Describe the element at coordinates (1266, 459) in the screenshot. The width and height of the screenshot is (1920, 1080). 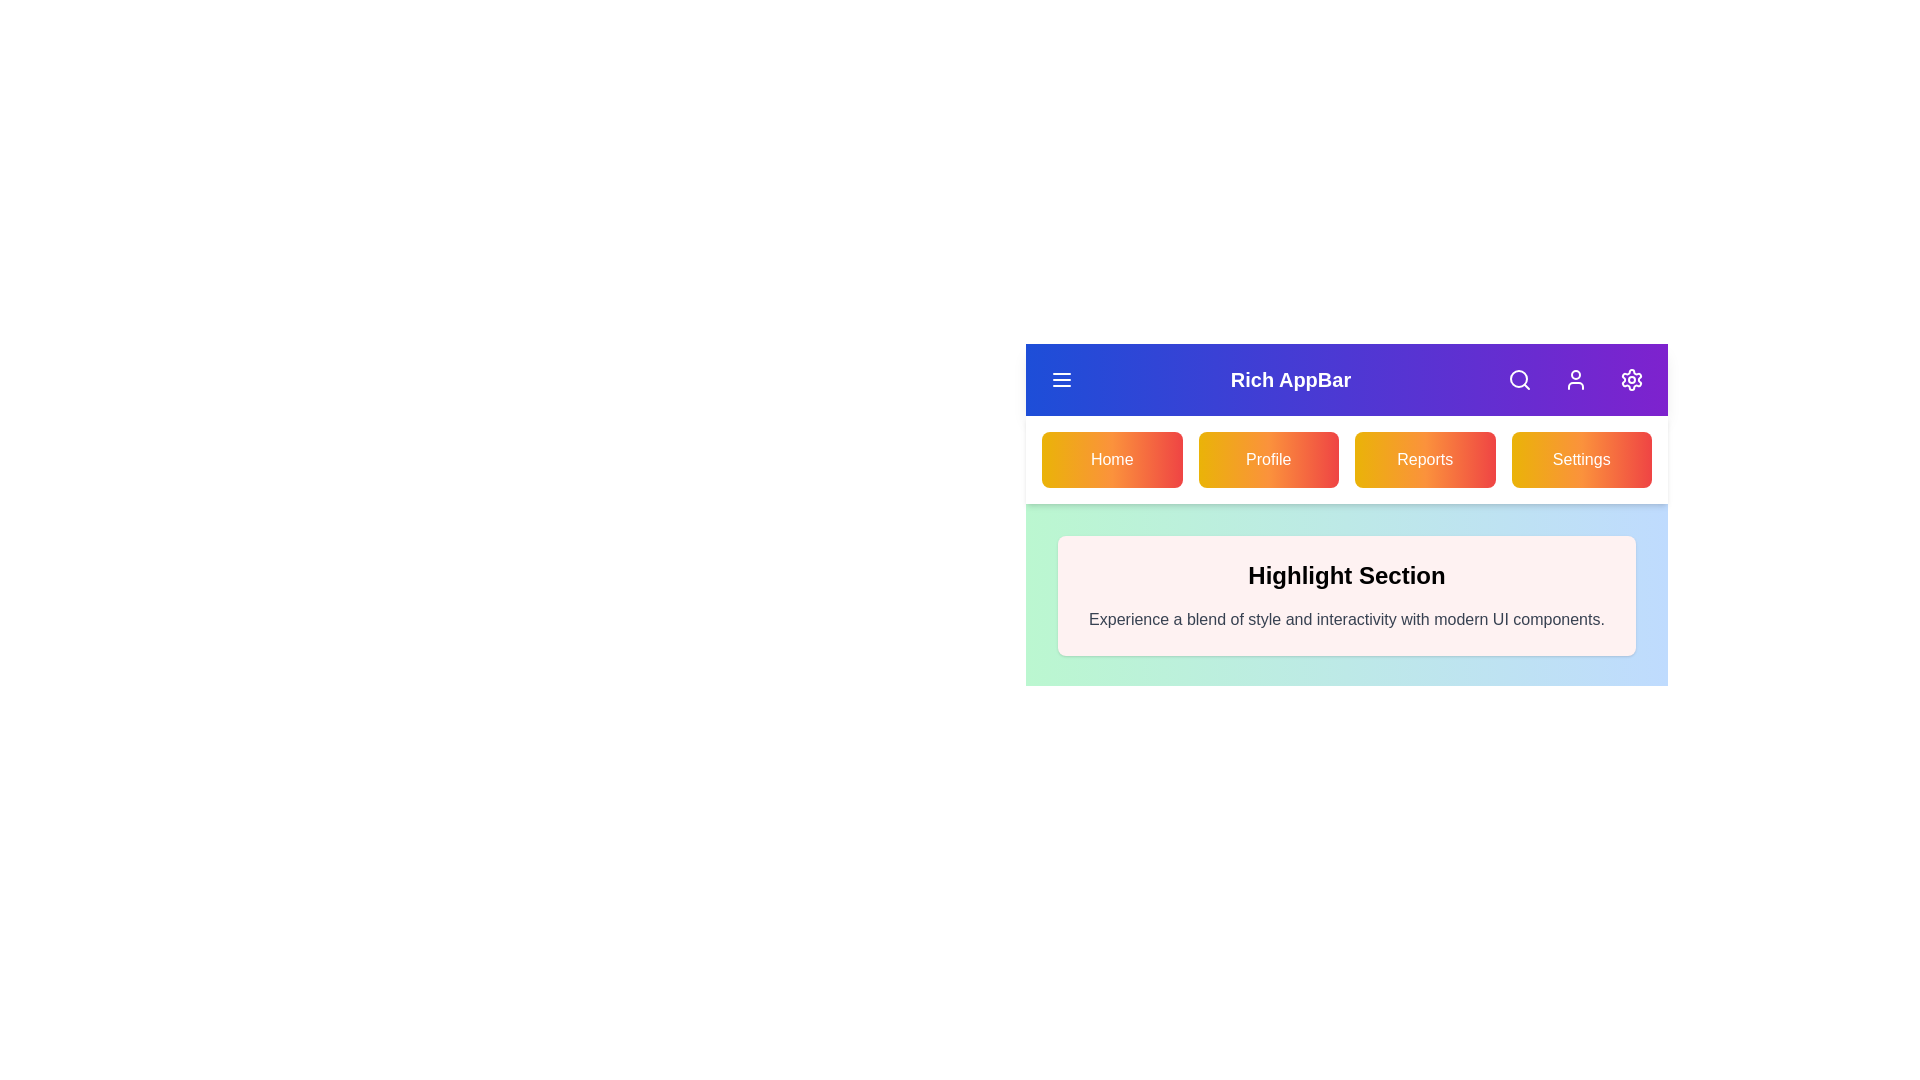
I see `the Profile navigation button` at that location.